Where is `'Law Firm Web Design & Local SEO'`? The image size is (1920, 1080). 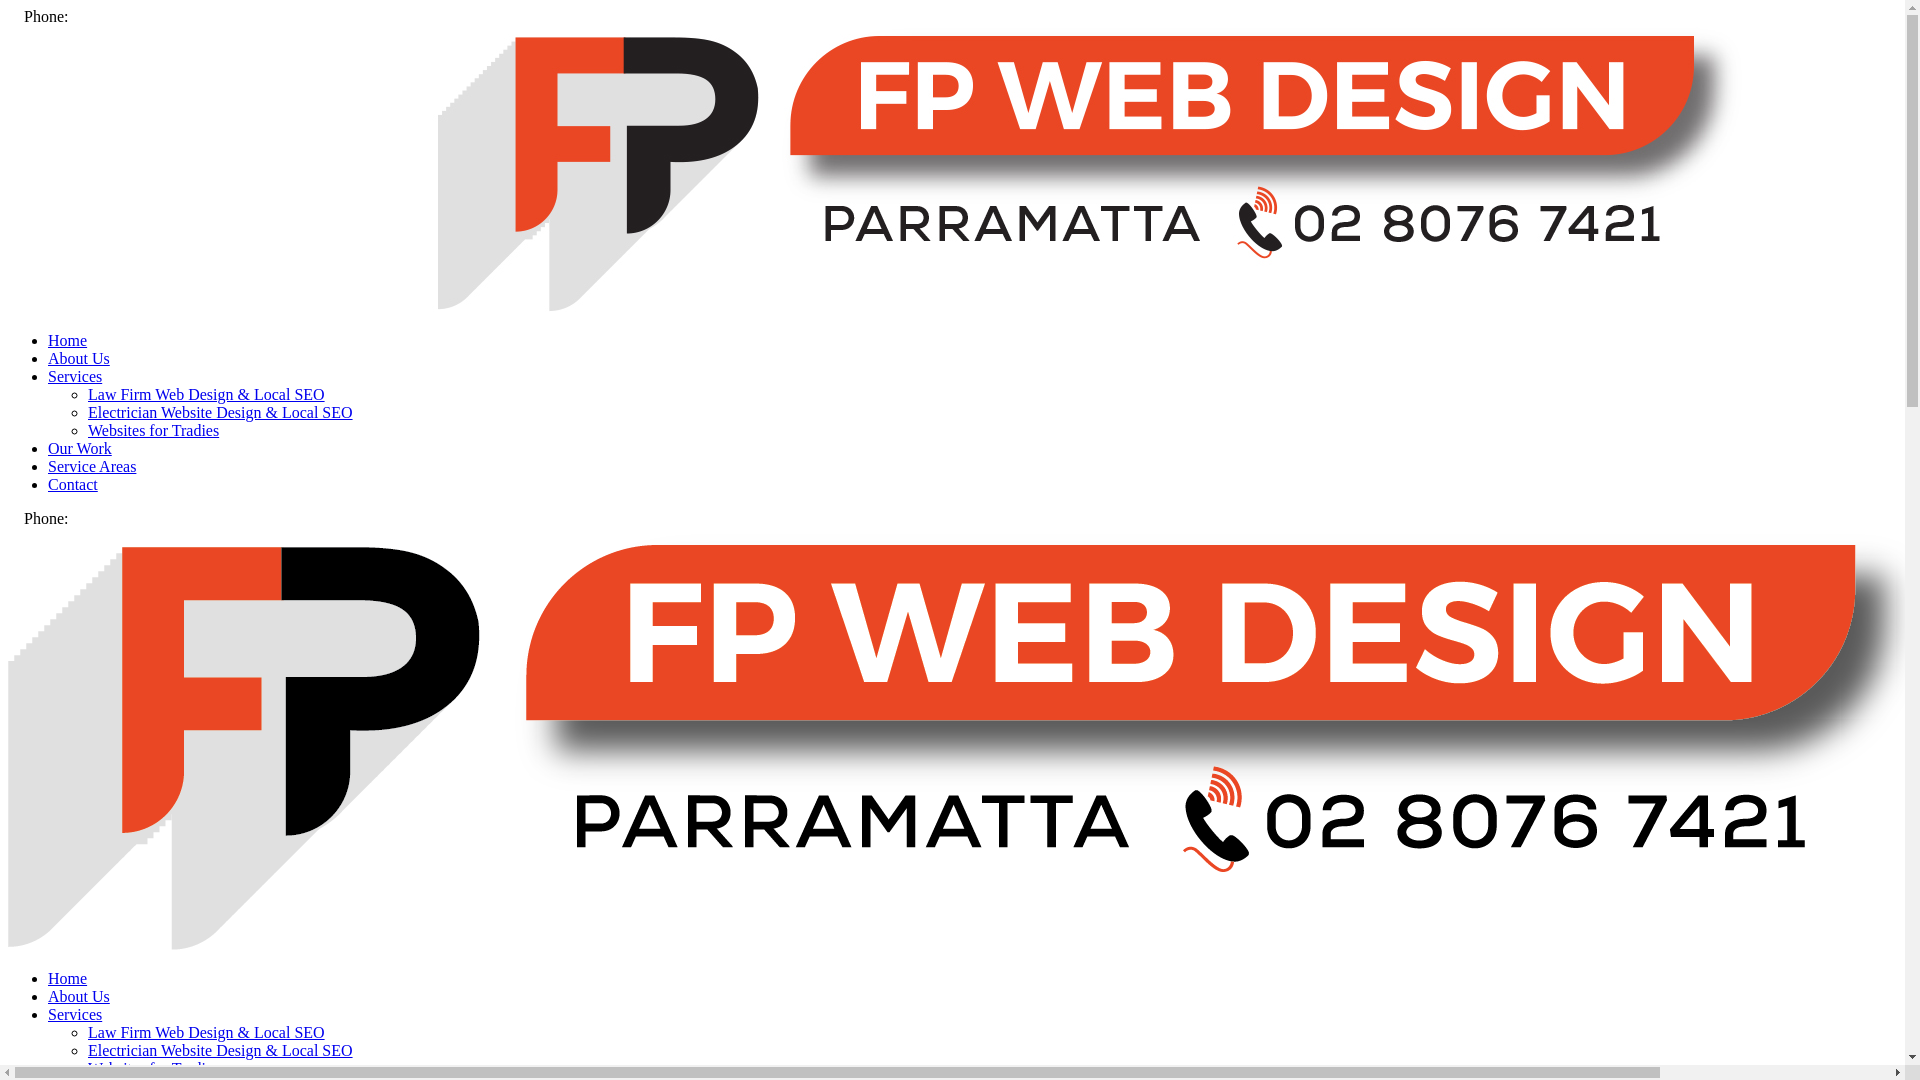 'Law Firm Web Design & Local SEO' is located at coordinates (206, 394).